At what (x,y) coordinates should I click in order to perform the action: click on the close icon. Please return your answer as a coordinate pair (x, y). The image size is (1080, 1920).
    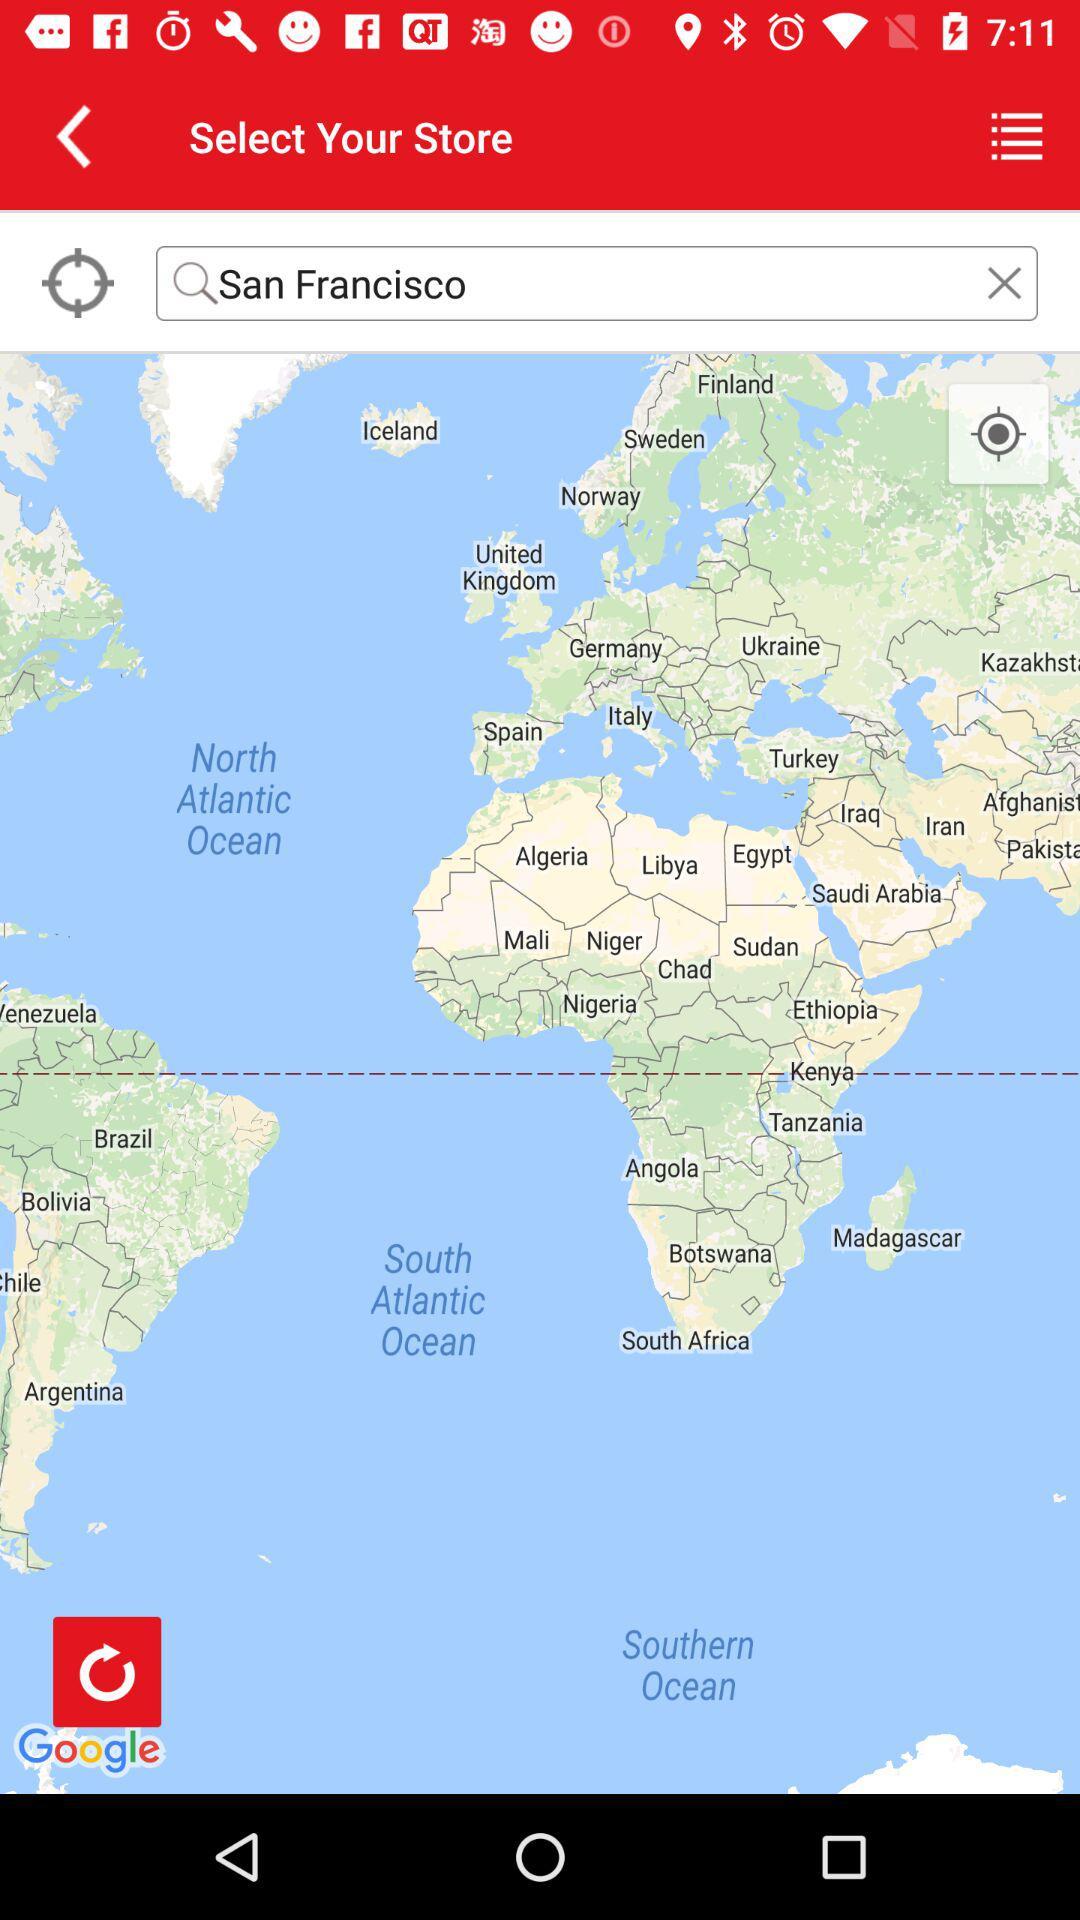
    Looking at the image, I should click on (1004, 282).